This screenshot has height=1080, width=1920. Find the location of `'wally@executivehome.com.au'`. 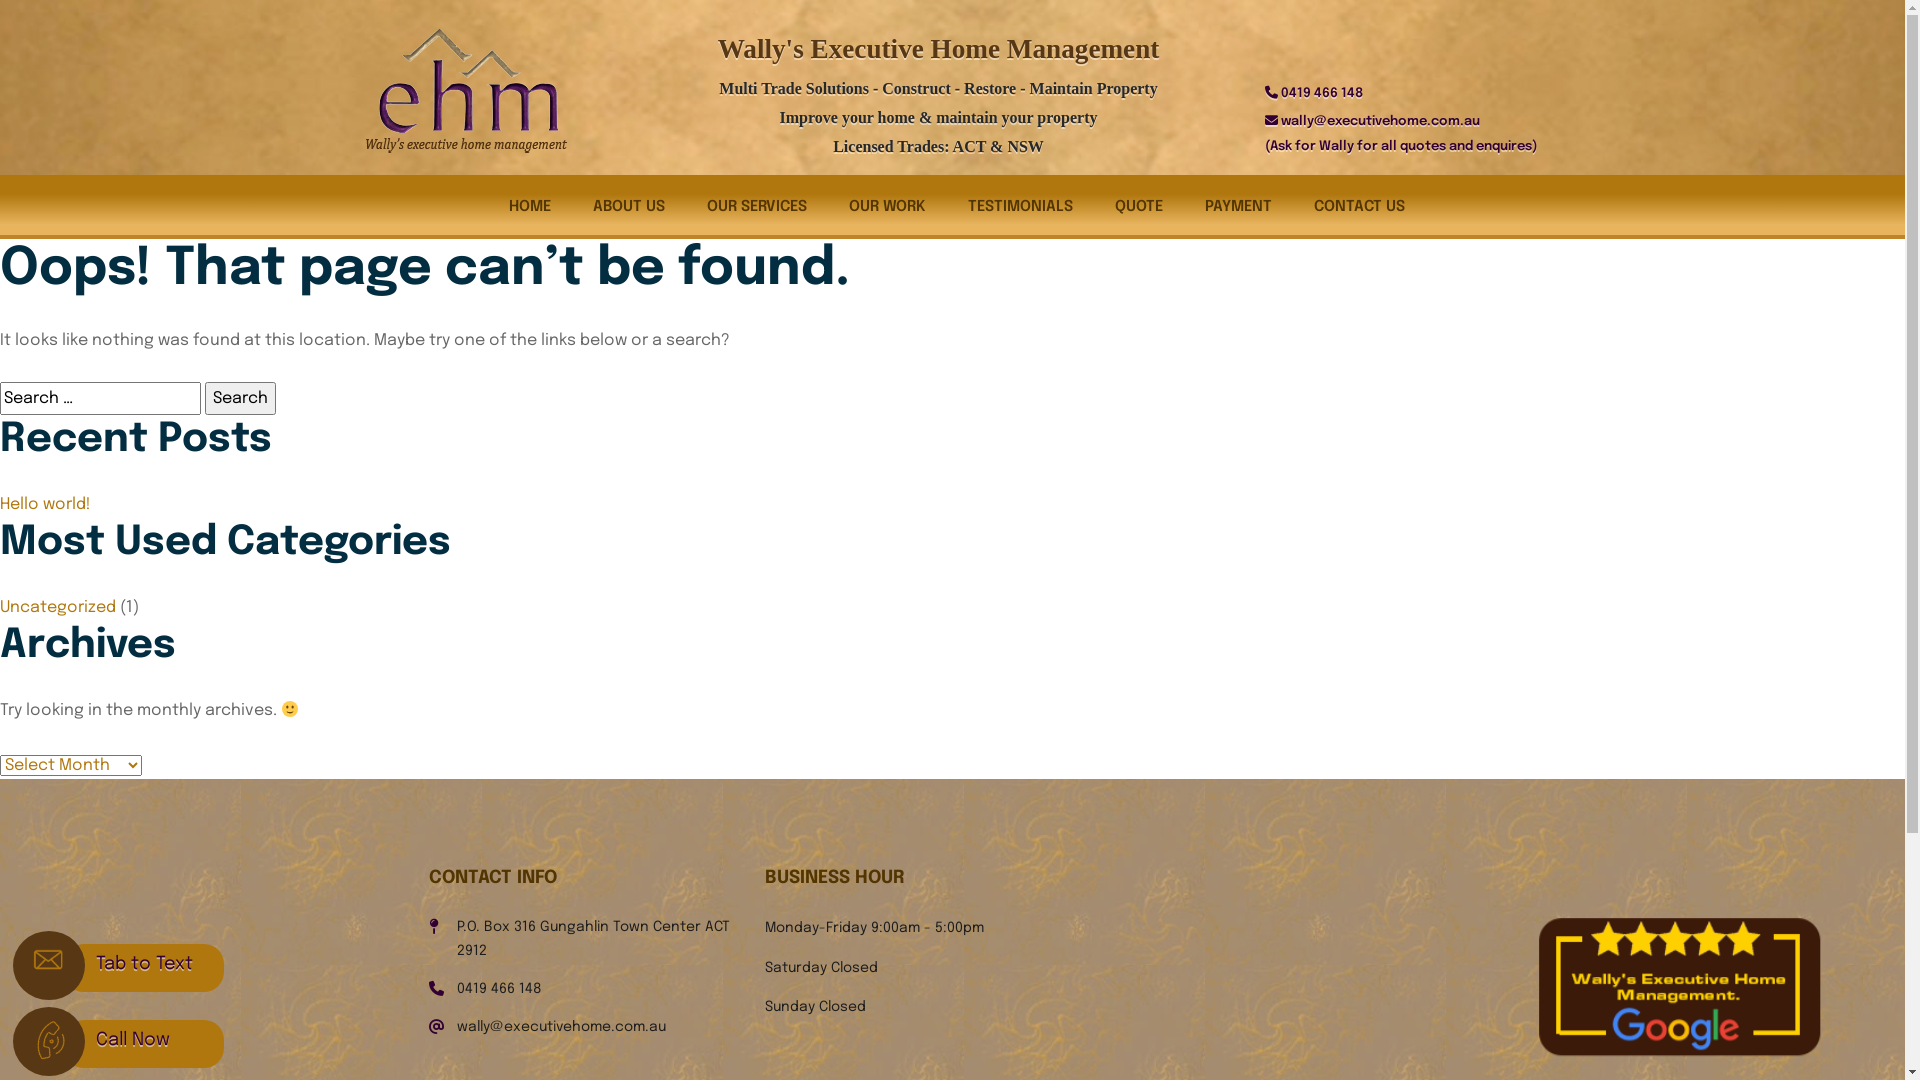

'wally@executivehome.com.au' is located at coordinates (560, 1026).